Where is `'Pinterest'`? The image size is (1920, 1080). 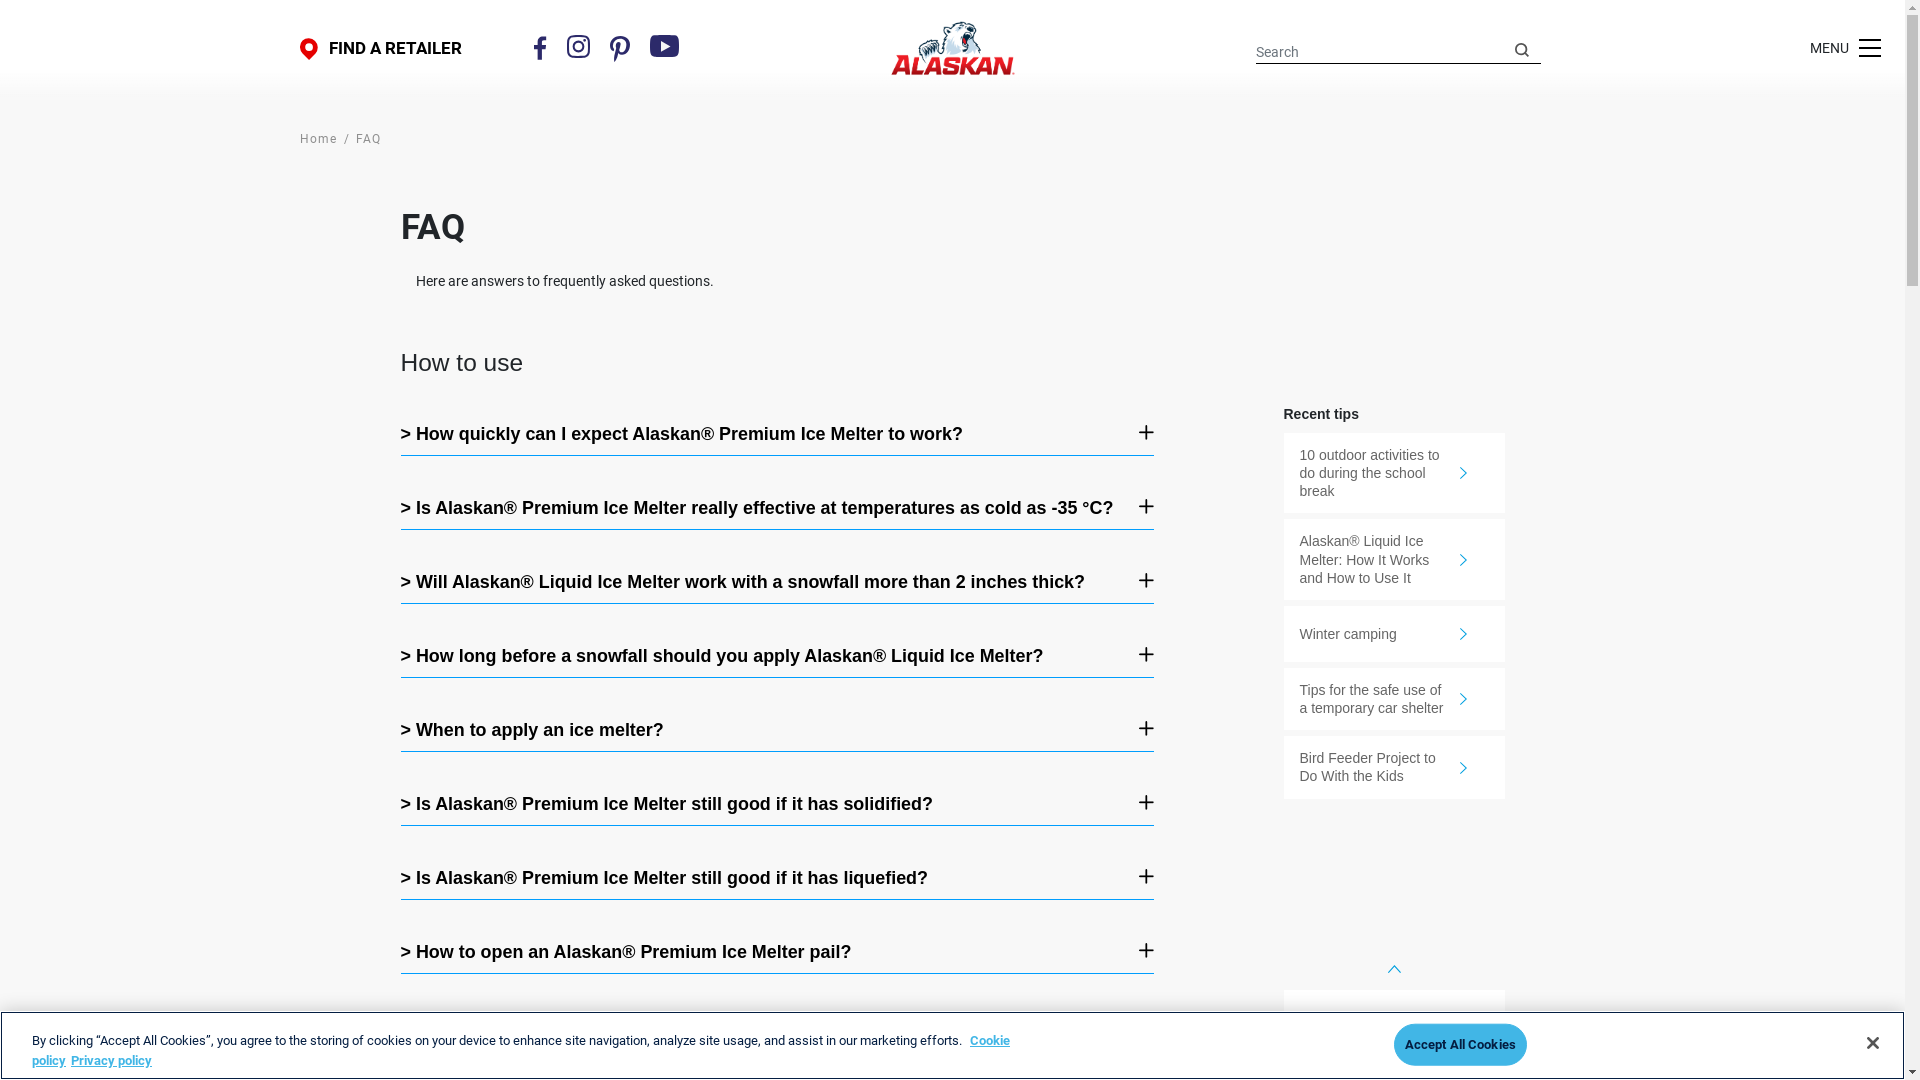
'Pinterest' is located at coordinates (608, 47).